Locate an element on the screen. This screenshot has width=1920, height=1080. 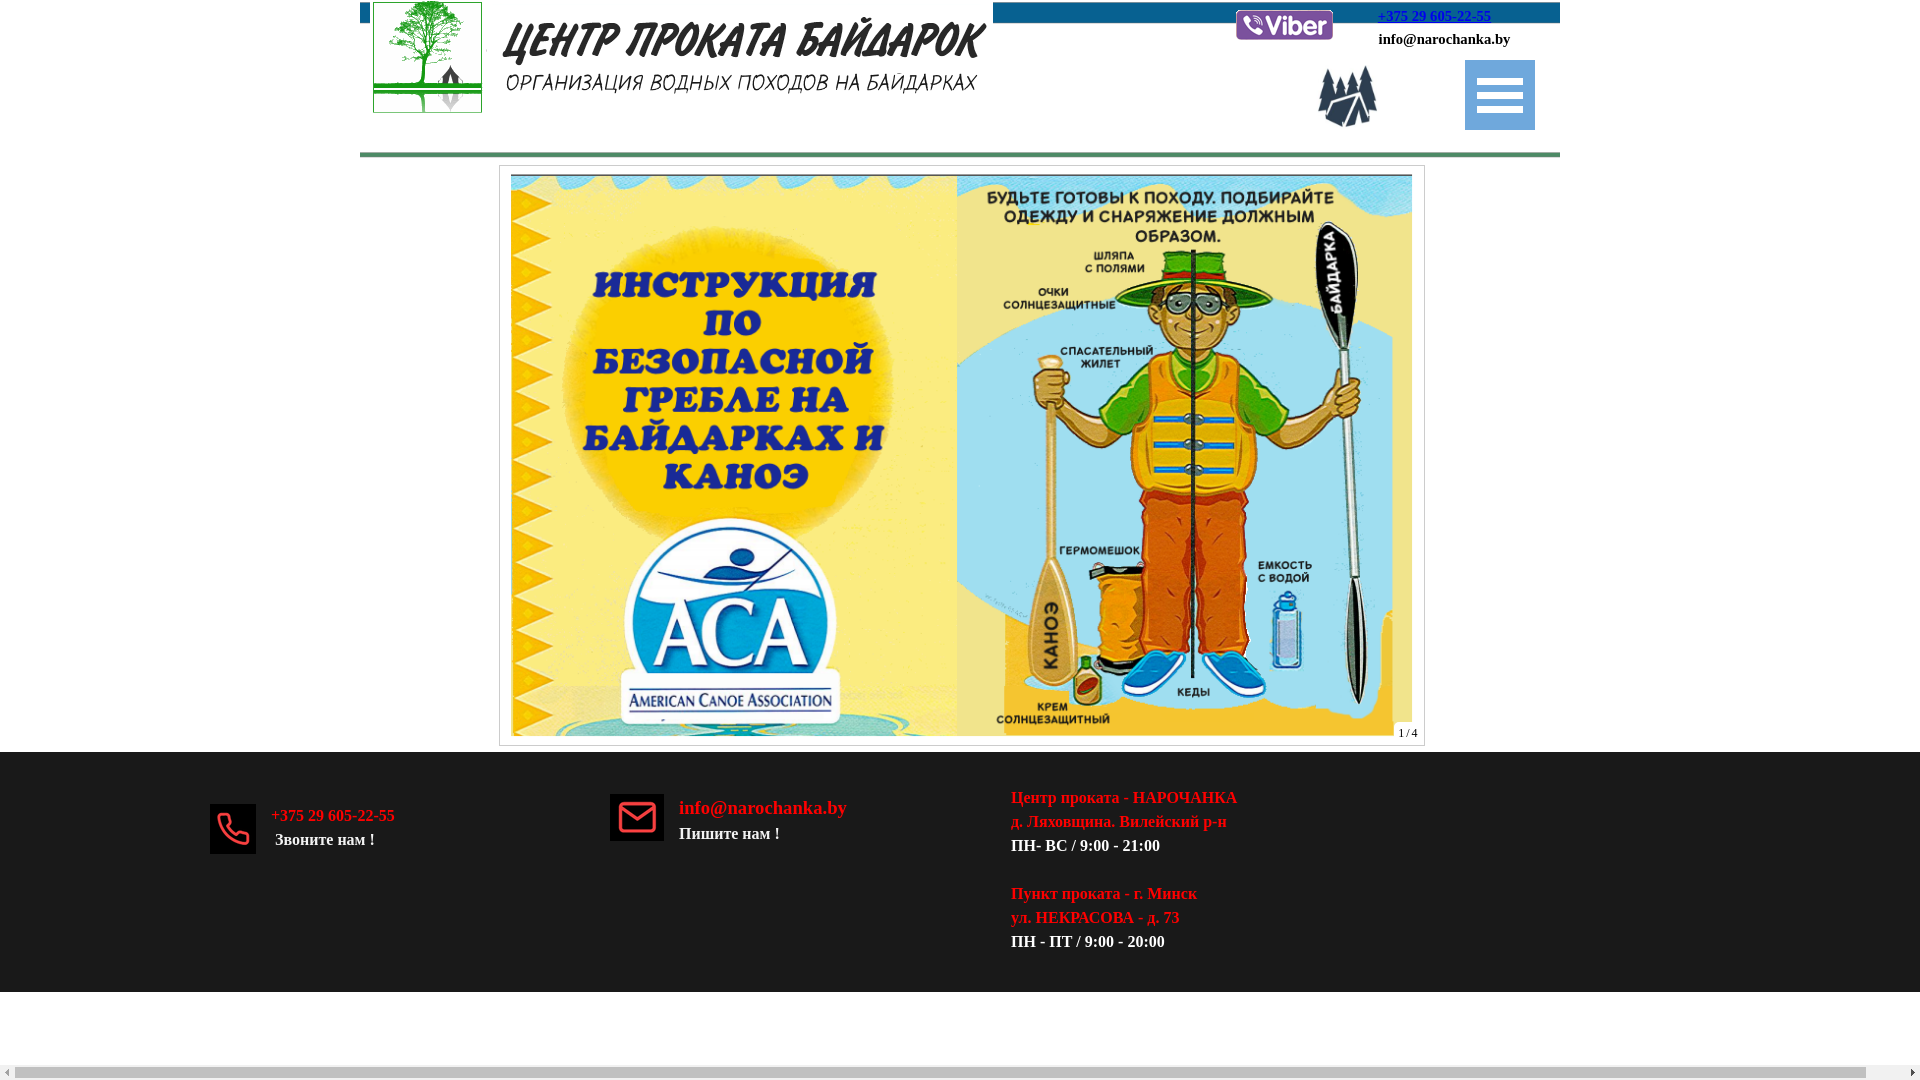
'+375 29 605-22-55' is located at coordinates (1433, 15).